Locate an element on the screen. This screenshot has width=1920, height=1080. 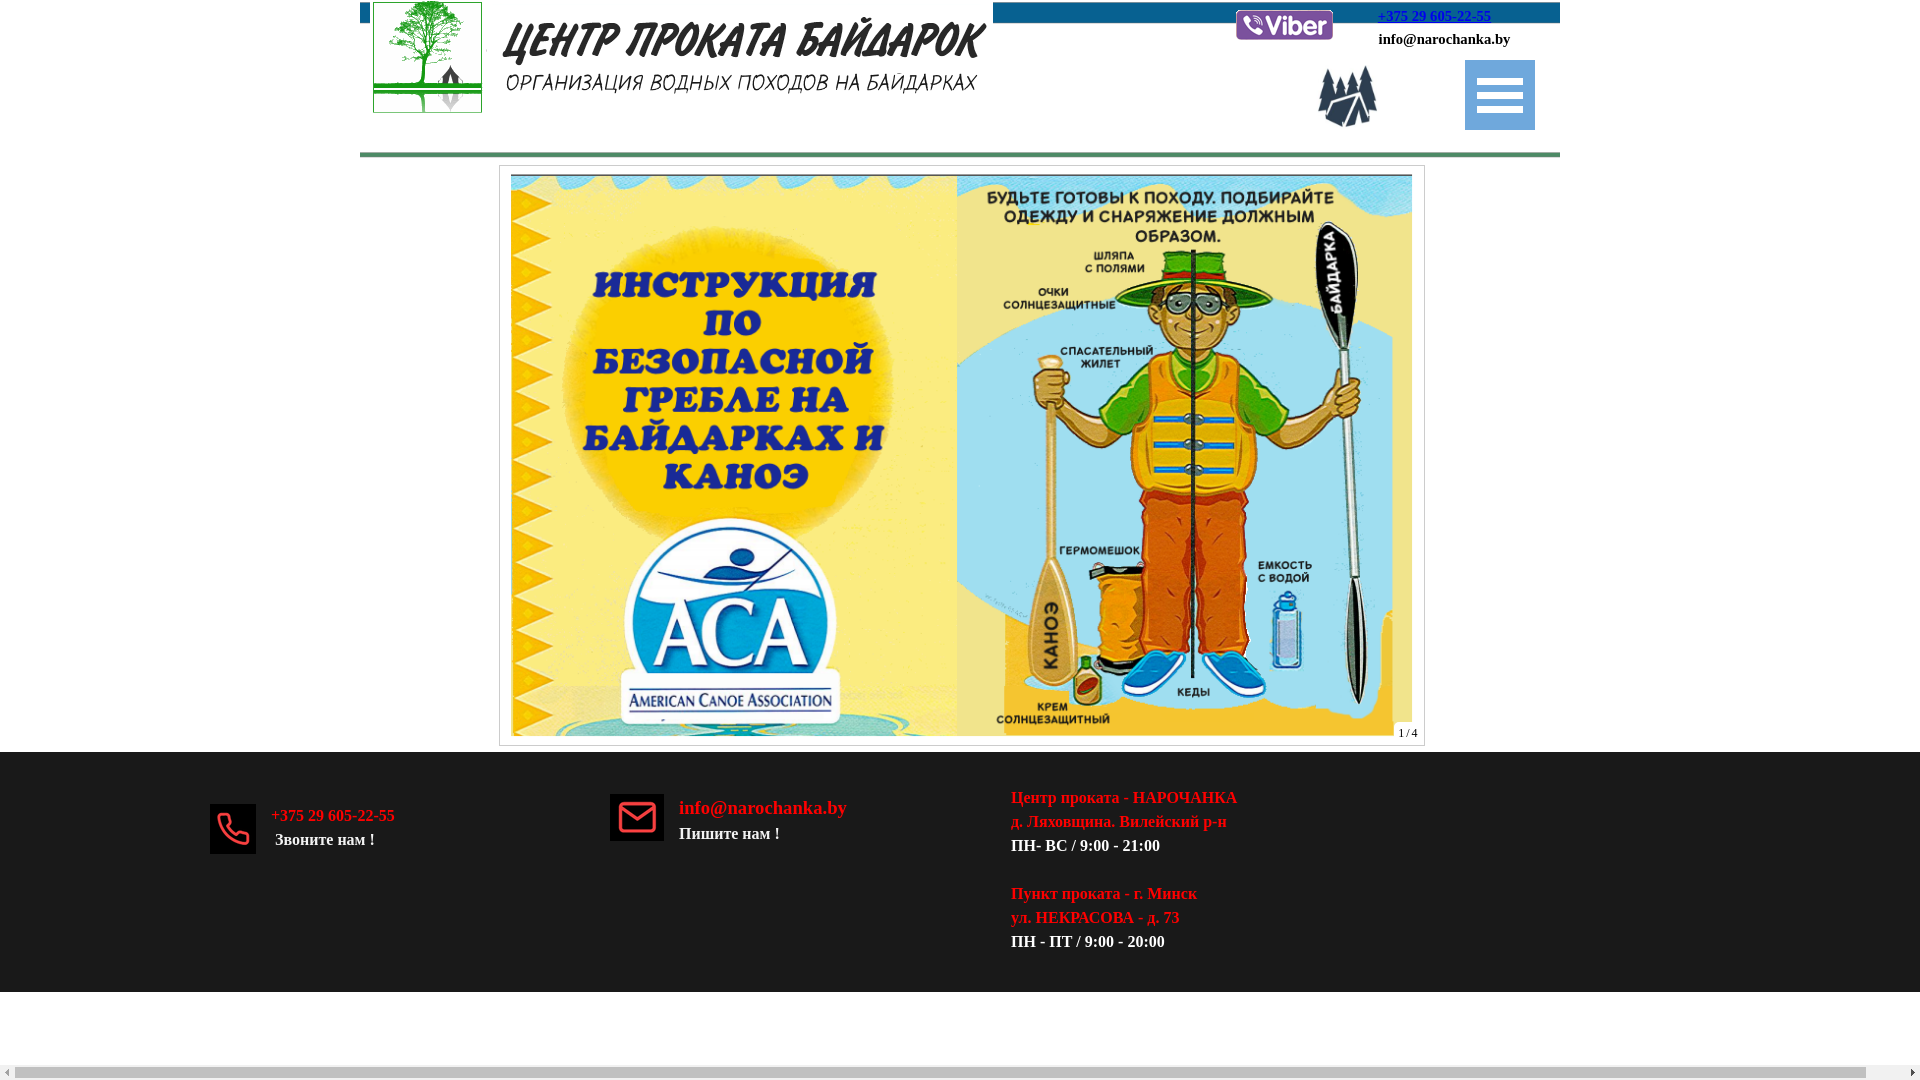
'+375 29 605-22-55' is located at coordinates (1433, 15).